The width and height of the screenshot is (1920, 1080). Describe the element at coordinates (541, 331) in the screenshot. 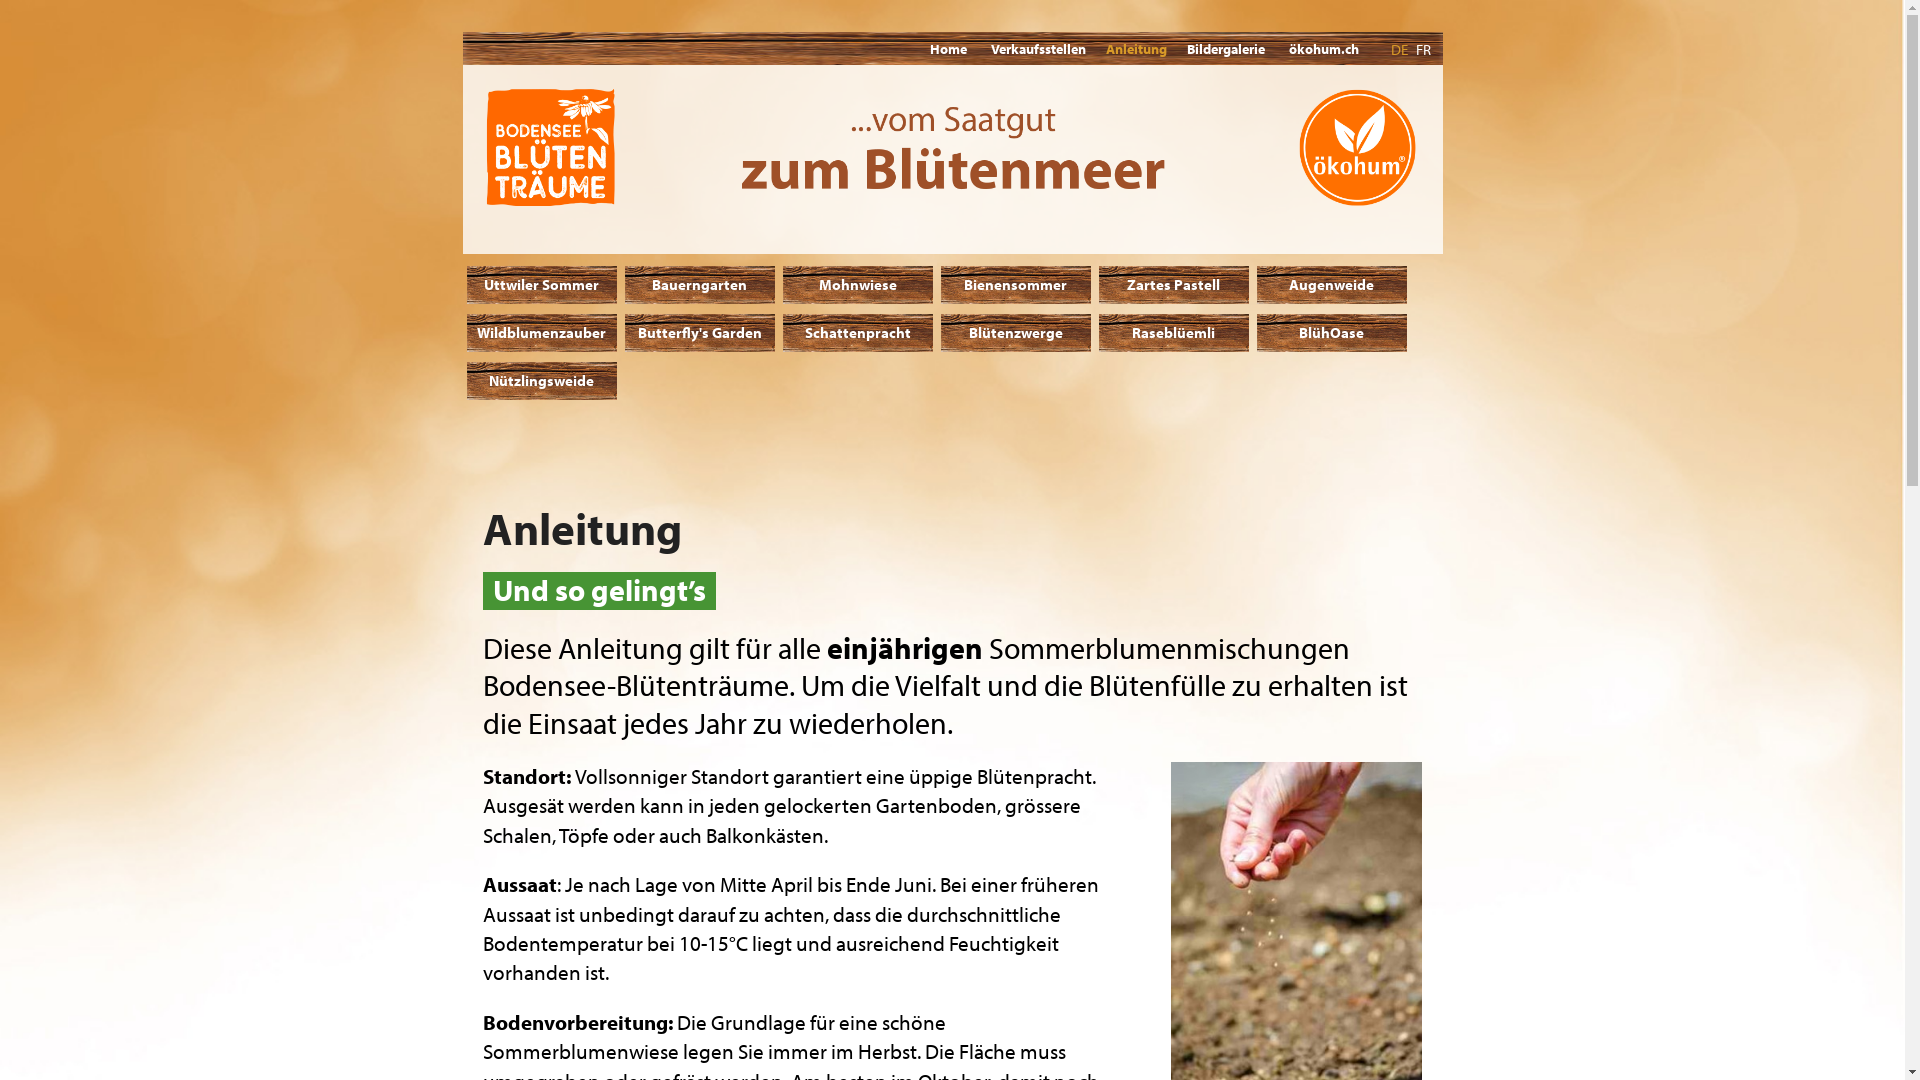

I see `'Wildblumenzauber'` at that location.